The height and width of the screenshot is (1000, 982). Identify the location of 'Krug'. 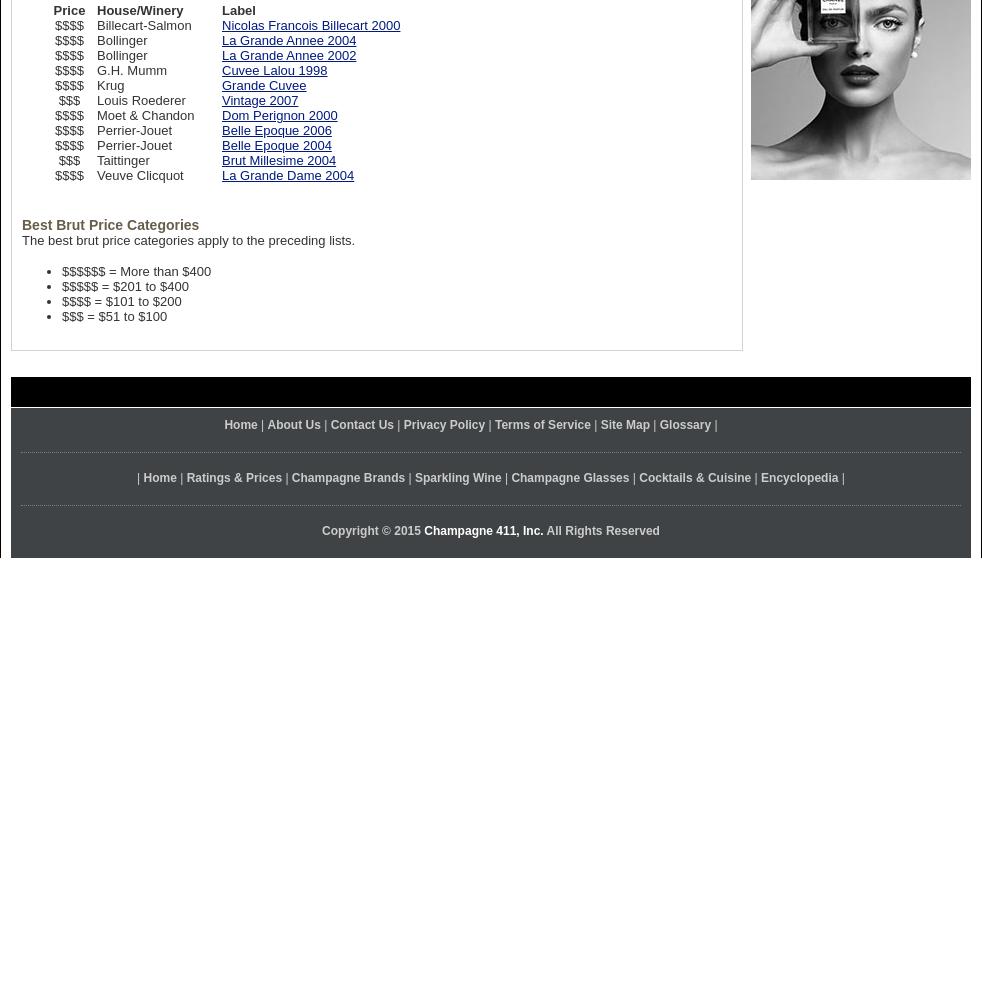
(109, 84).